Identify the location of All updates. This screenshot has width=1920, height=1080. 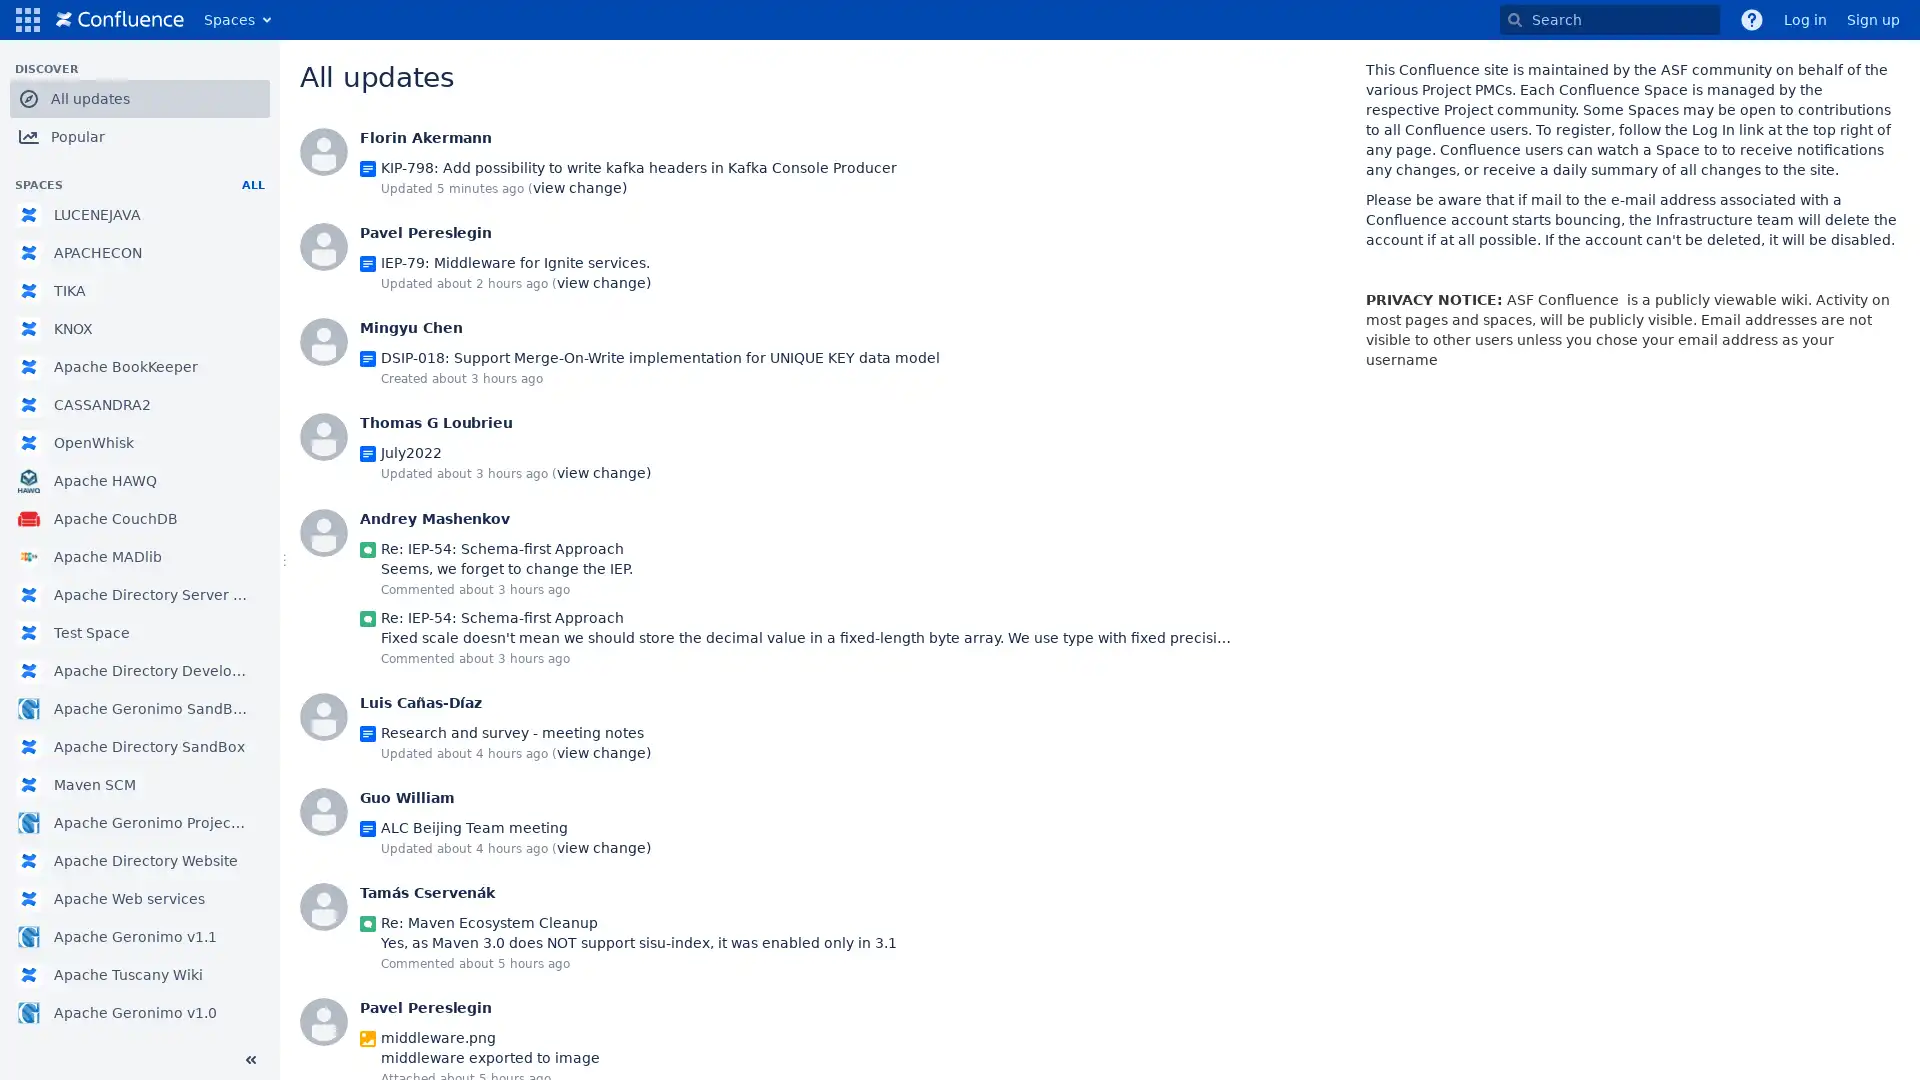
(138, 99).